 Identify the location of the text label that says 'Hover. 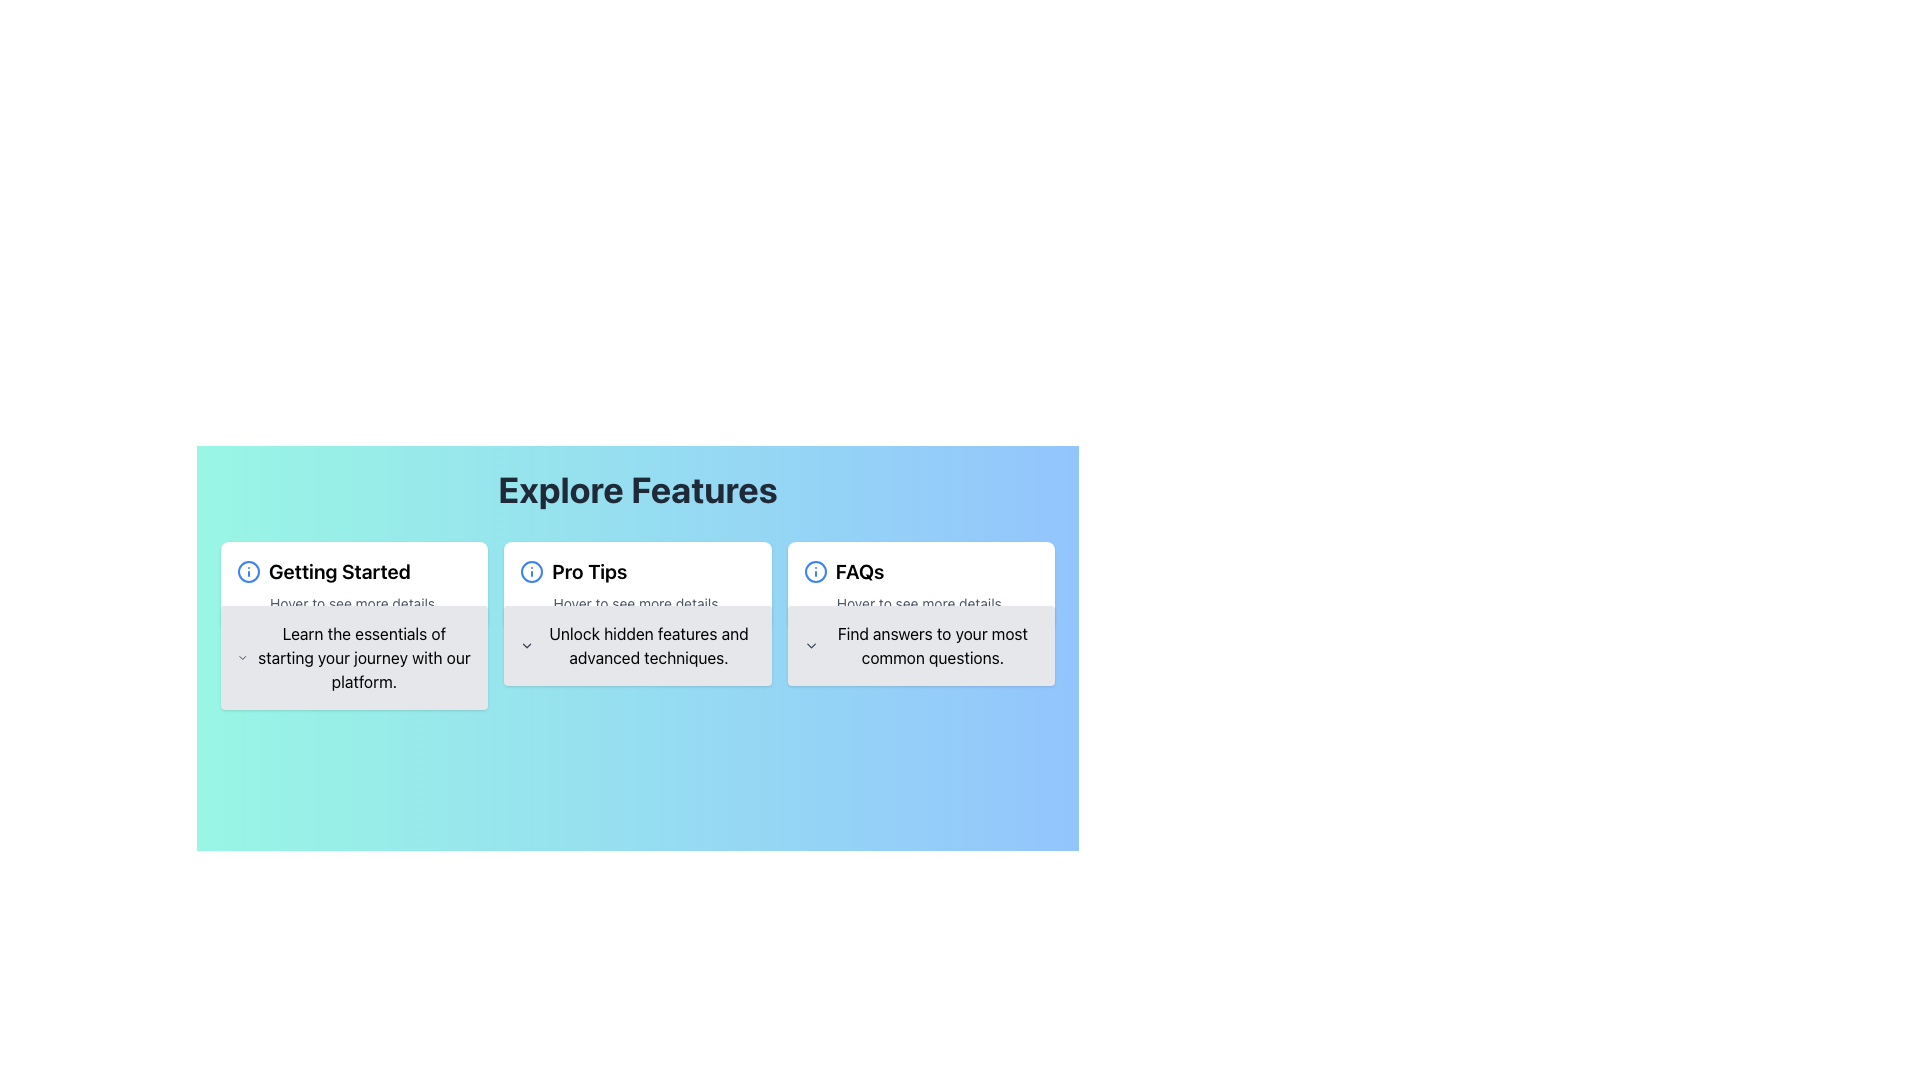
(637, 603).